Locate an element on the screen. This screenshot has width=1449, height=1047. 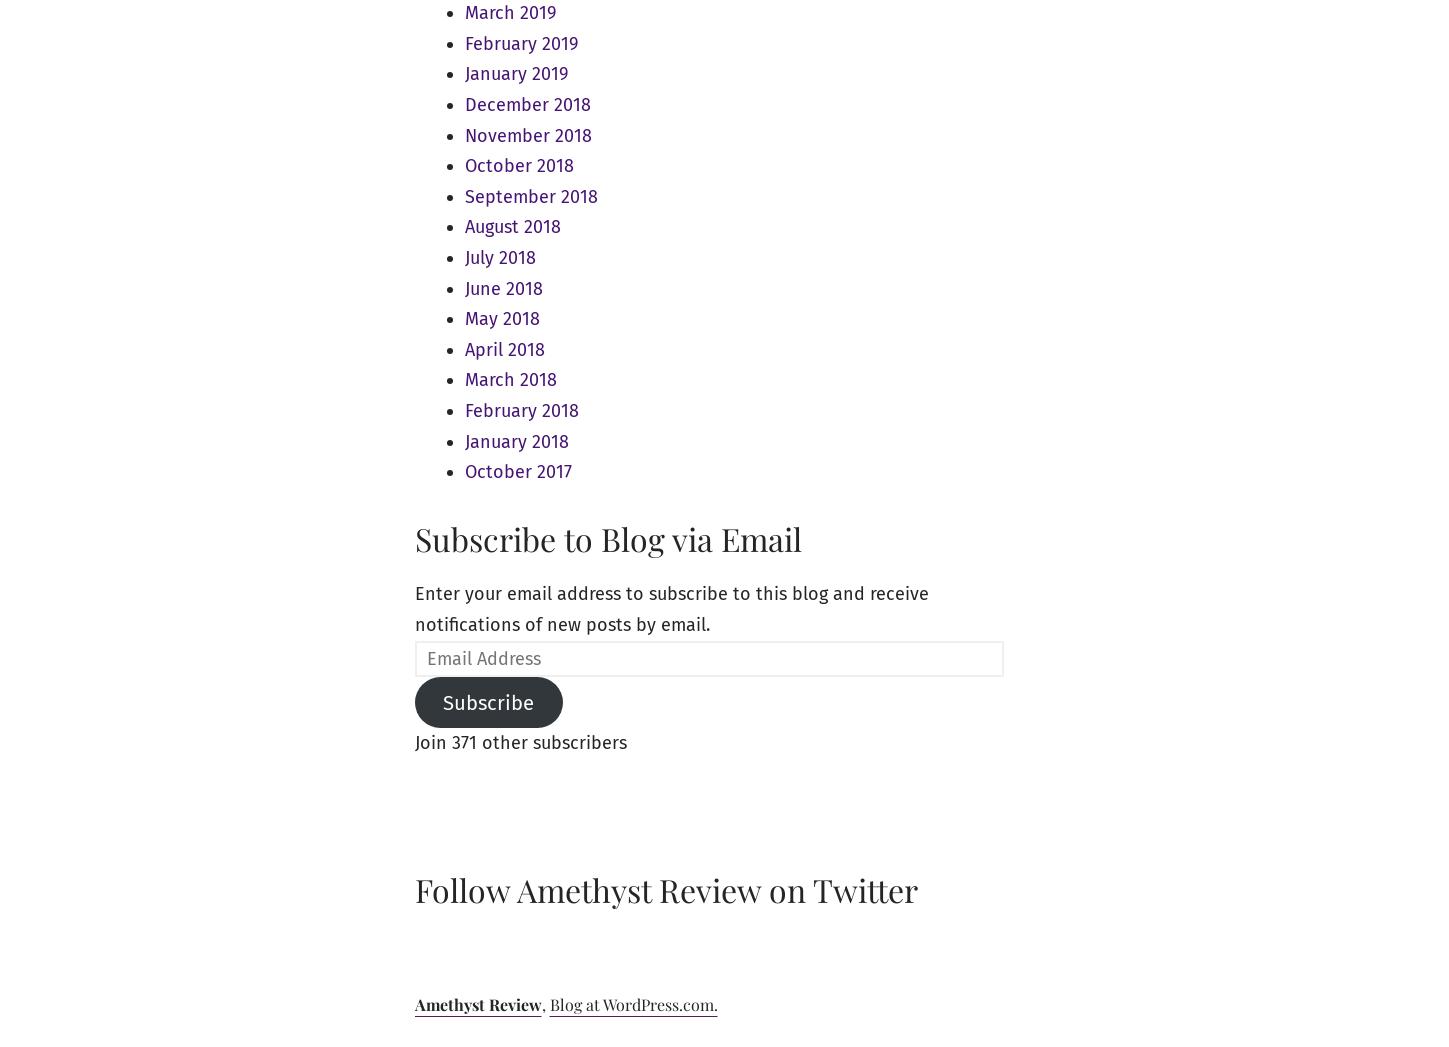
'August 2018' is located at coordinates (511, 225).